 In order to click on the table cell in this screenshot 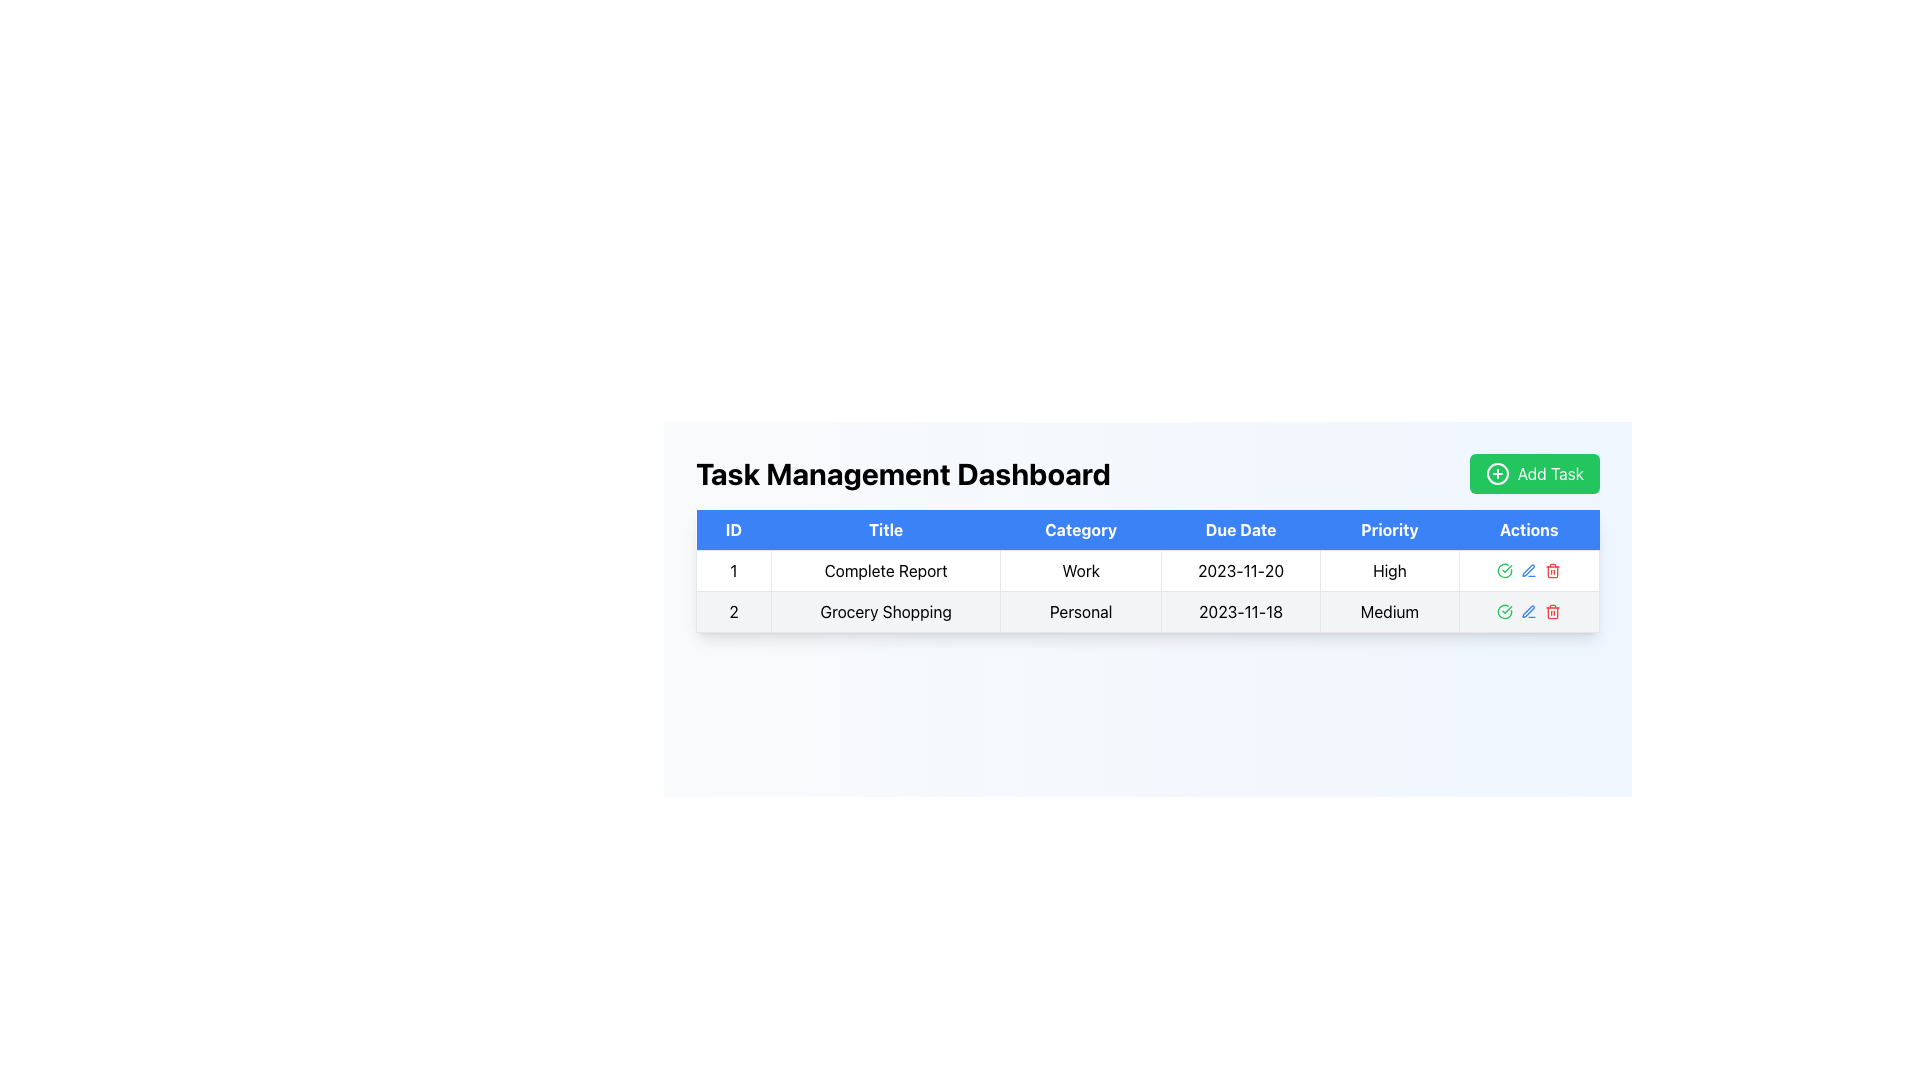, I will do `click(733, 570)`.